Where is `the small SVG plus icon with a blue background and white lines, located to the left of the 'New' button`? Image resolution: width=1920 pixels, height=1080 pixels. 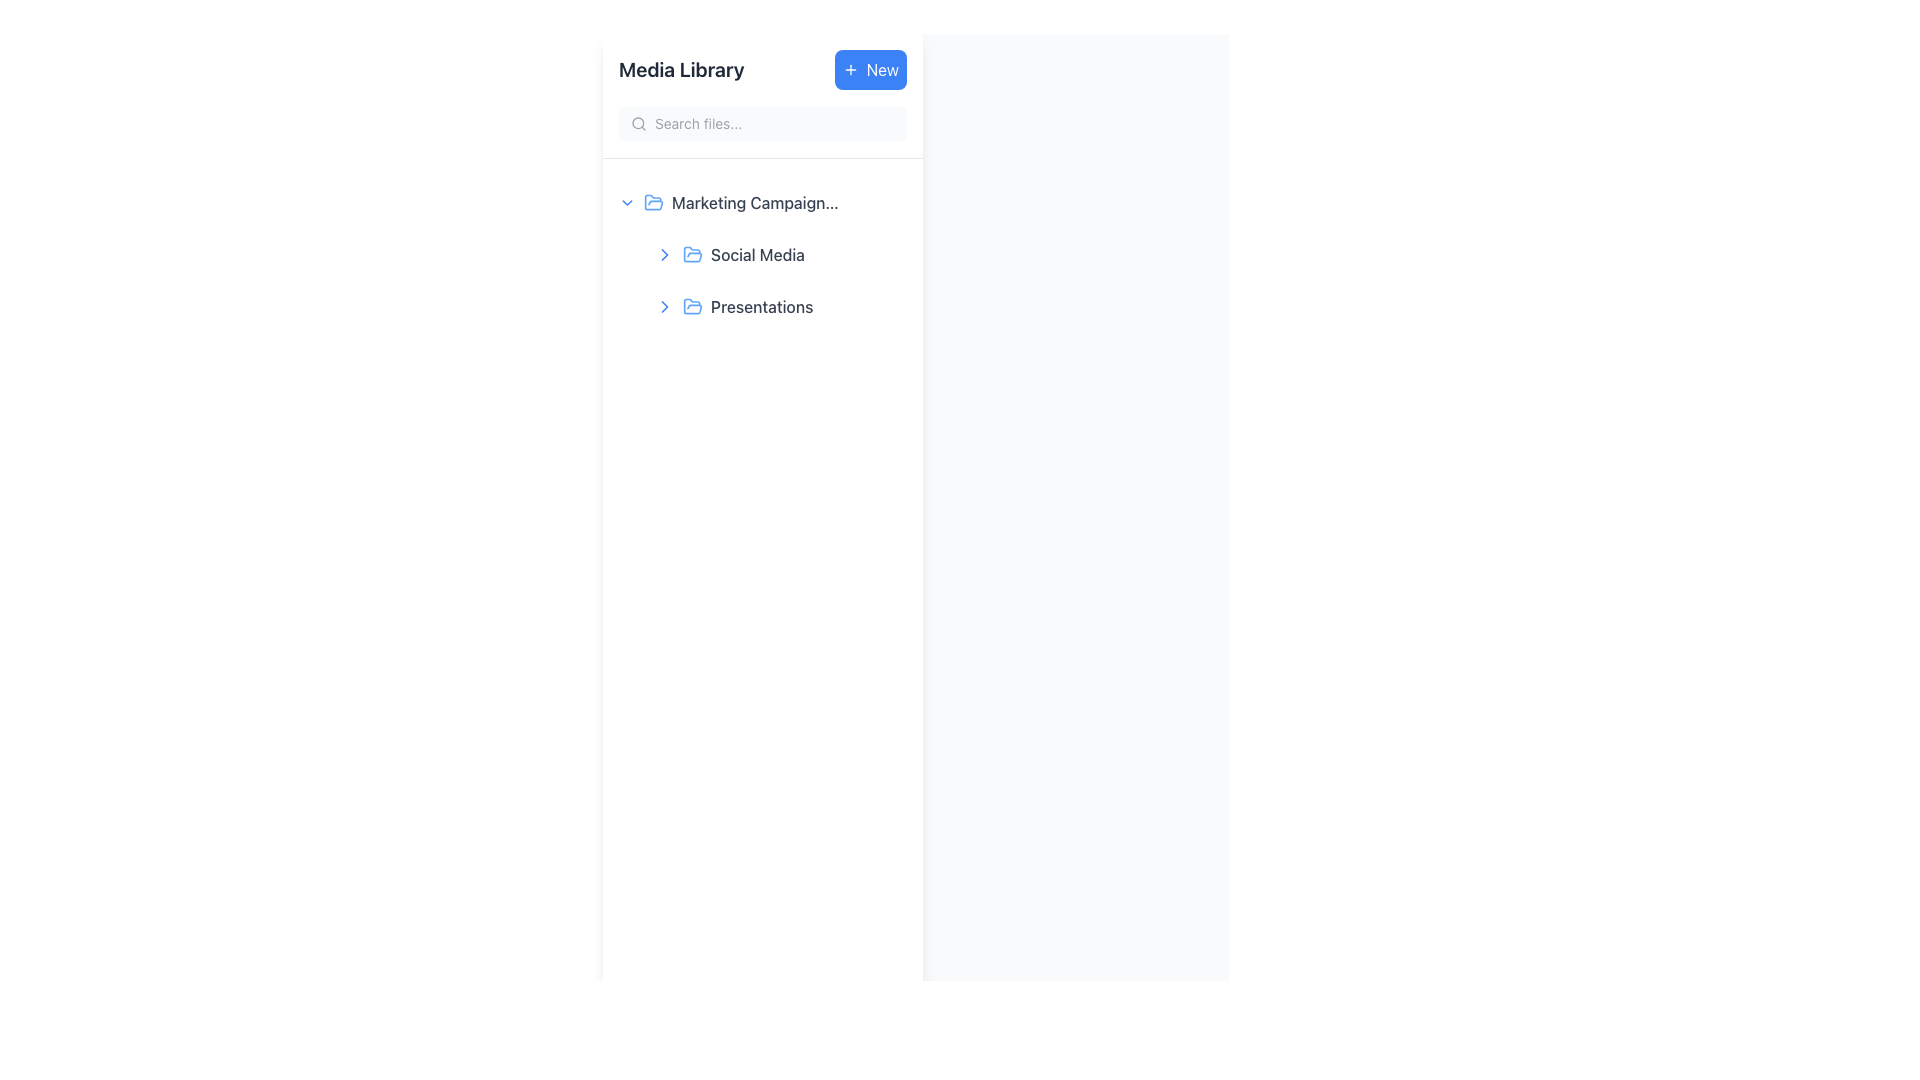 the small SVG plus icon with a blue background and white lines, located to the left of the 'New' button is located at coordinates (850, 68).